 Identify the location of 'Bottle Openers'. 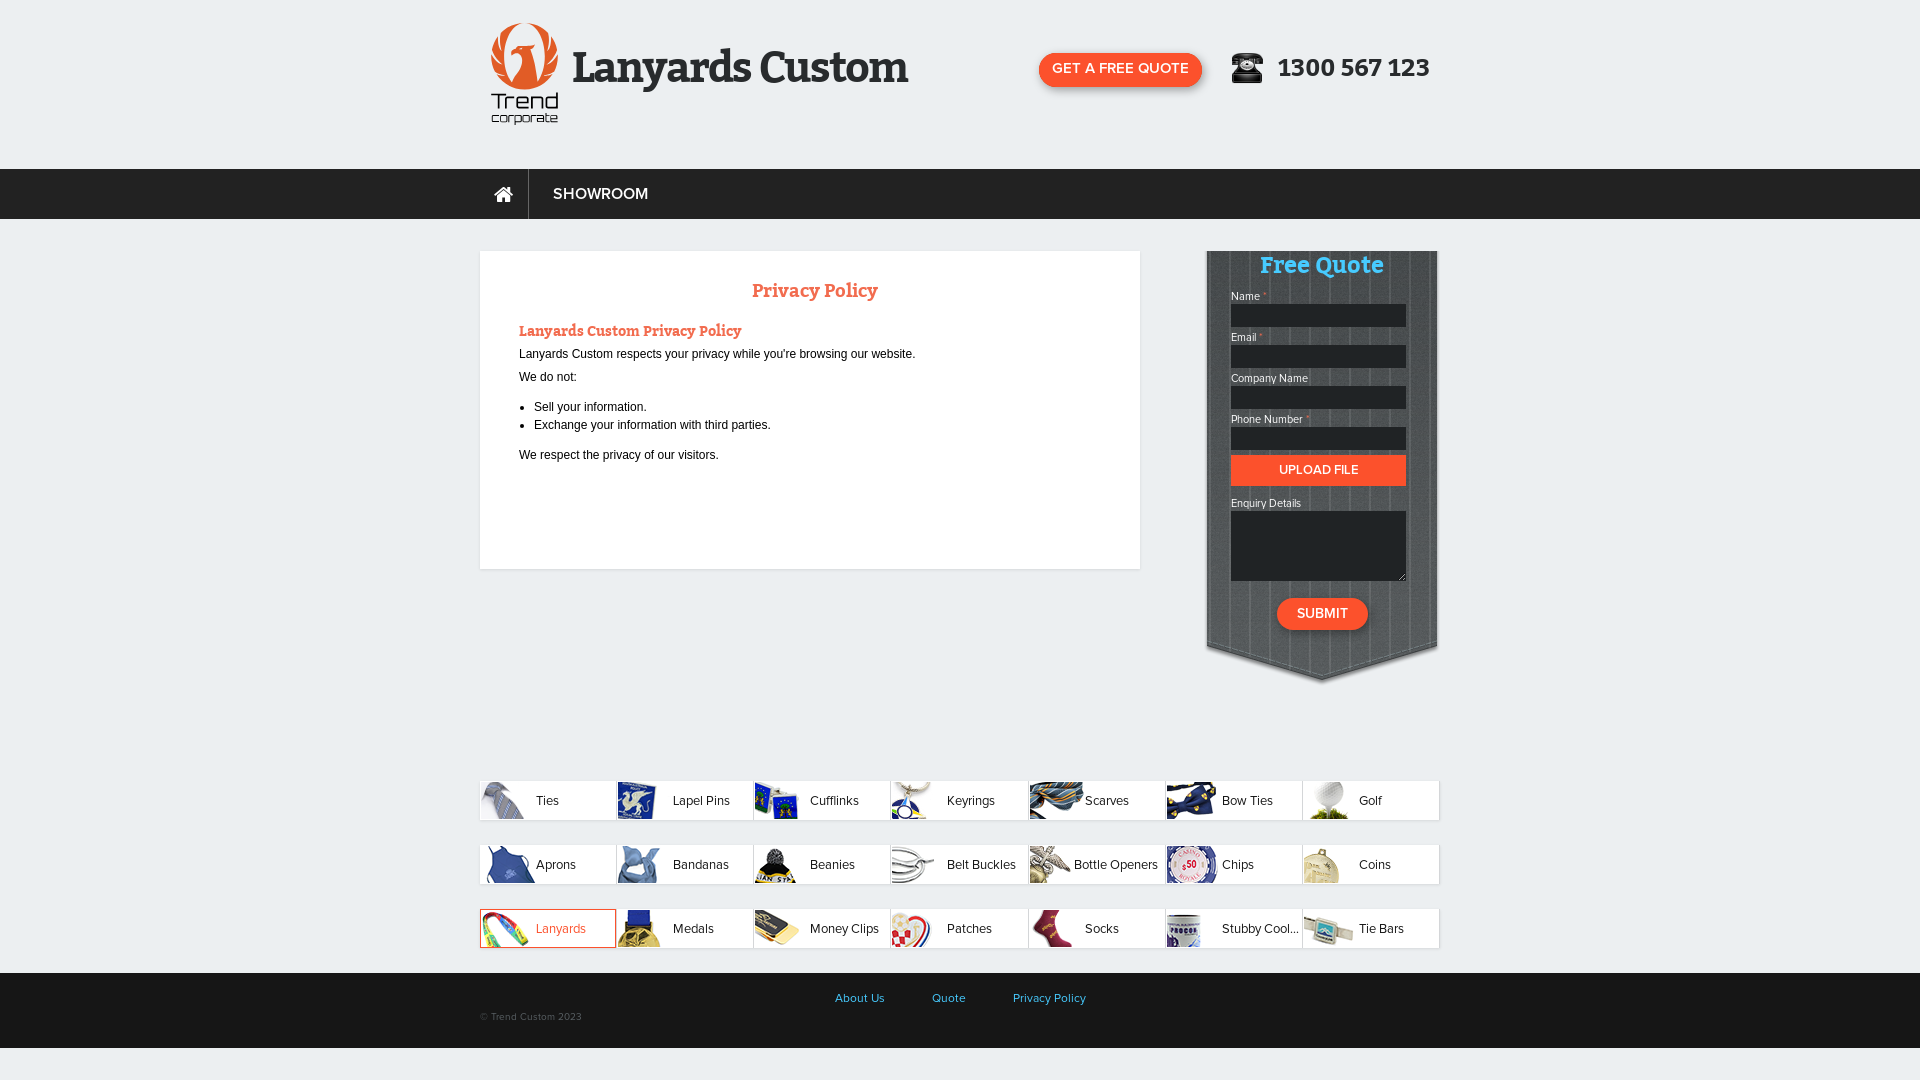
(1096, 863).